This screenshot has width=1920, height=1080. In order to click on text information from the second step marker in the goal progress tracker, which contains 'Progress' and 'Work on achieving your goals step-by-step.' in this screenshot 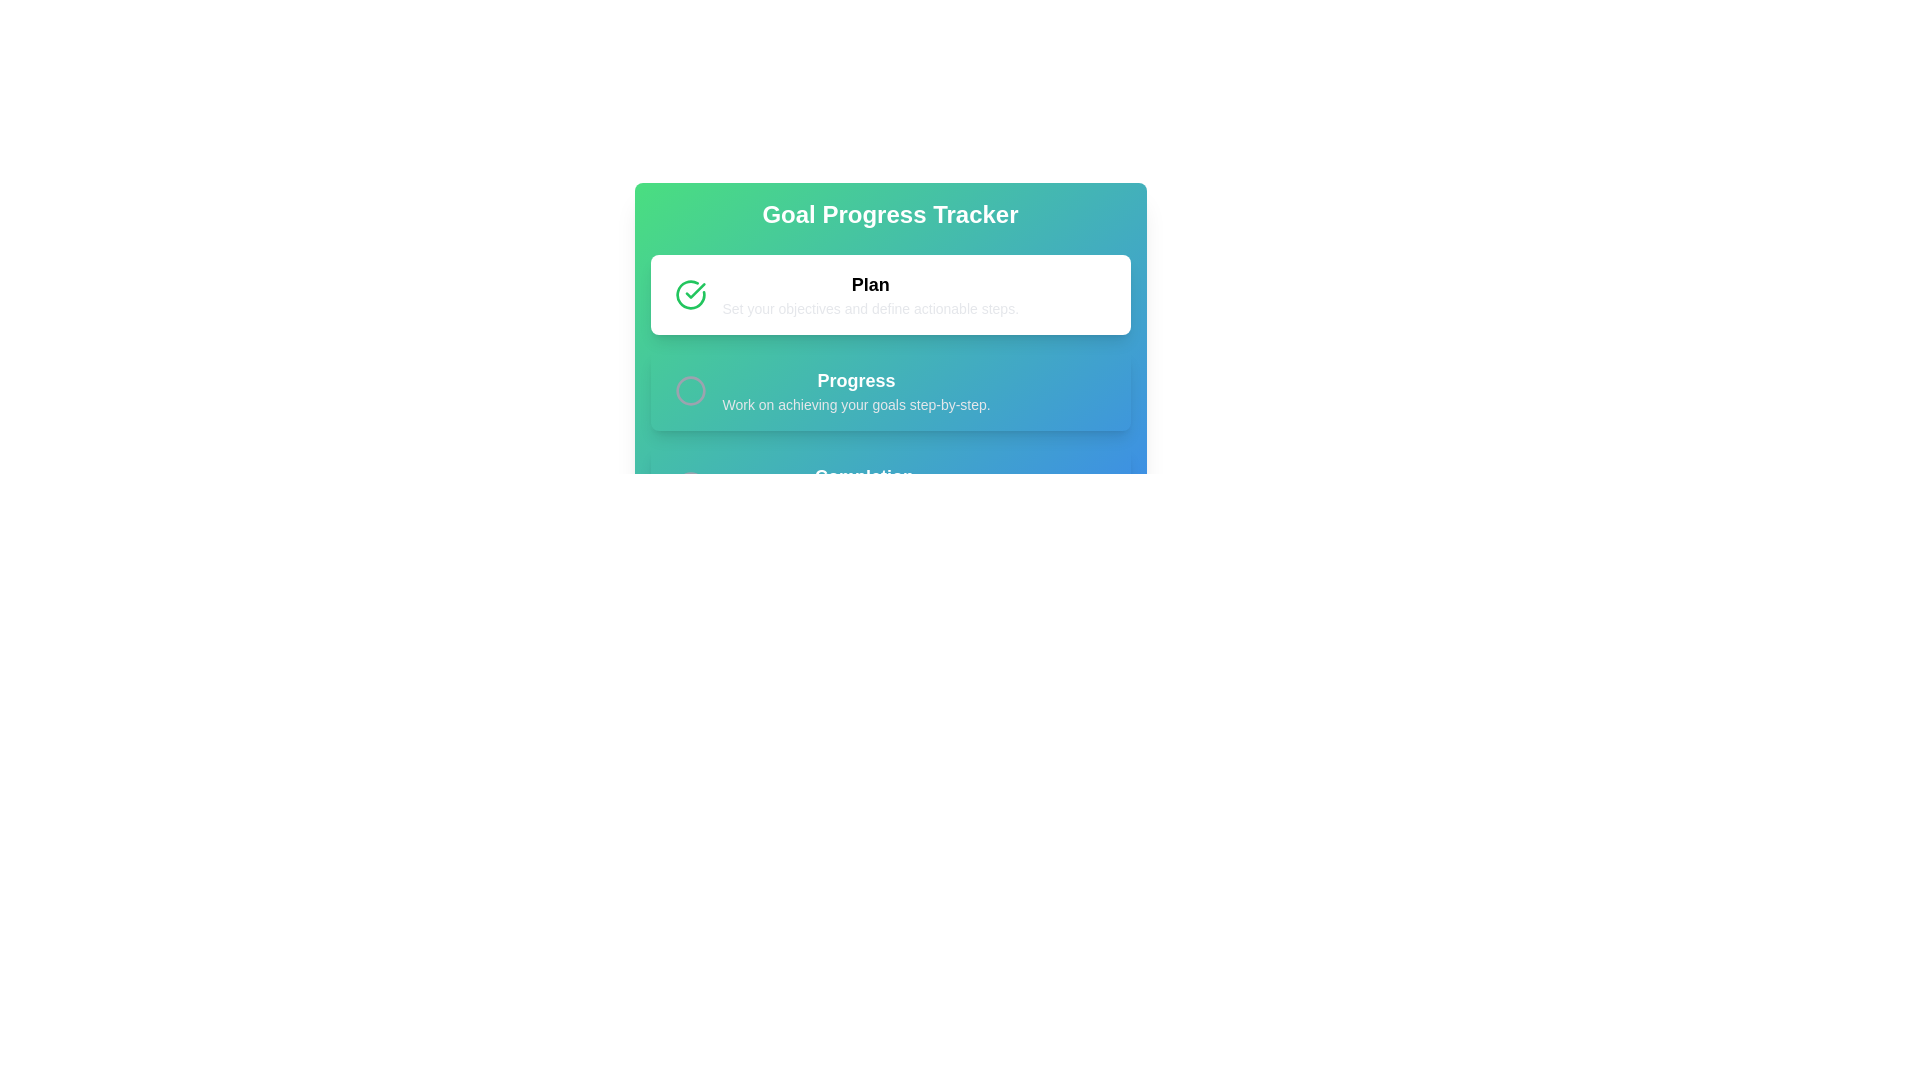, I will do `click(889, 390)`.